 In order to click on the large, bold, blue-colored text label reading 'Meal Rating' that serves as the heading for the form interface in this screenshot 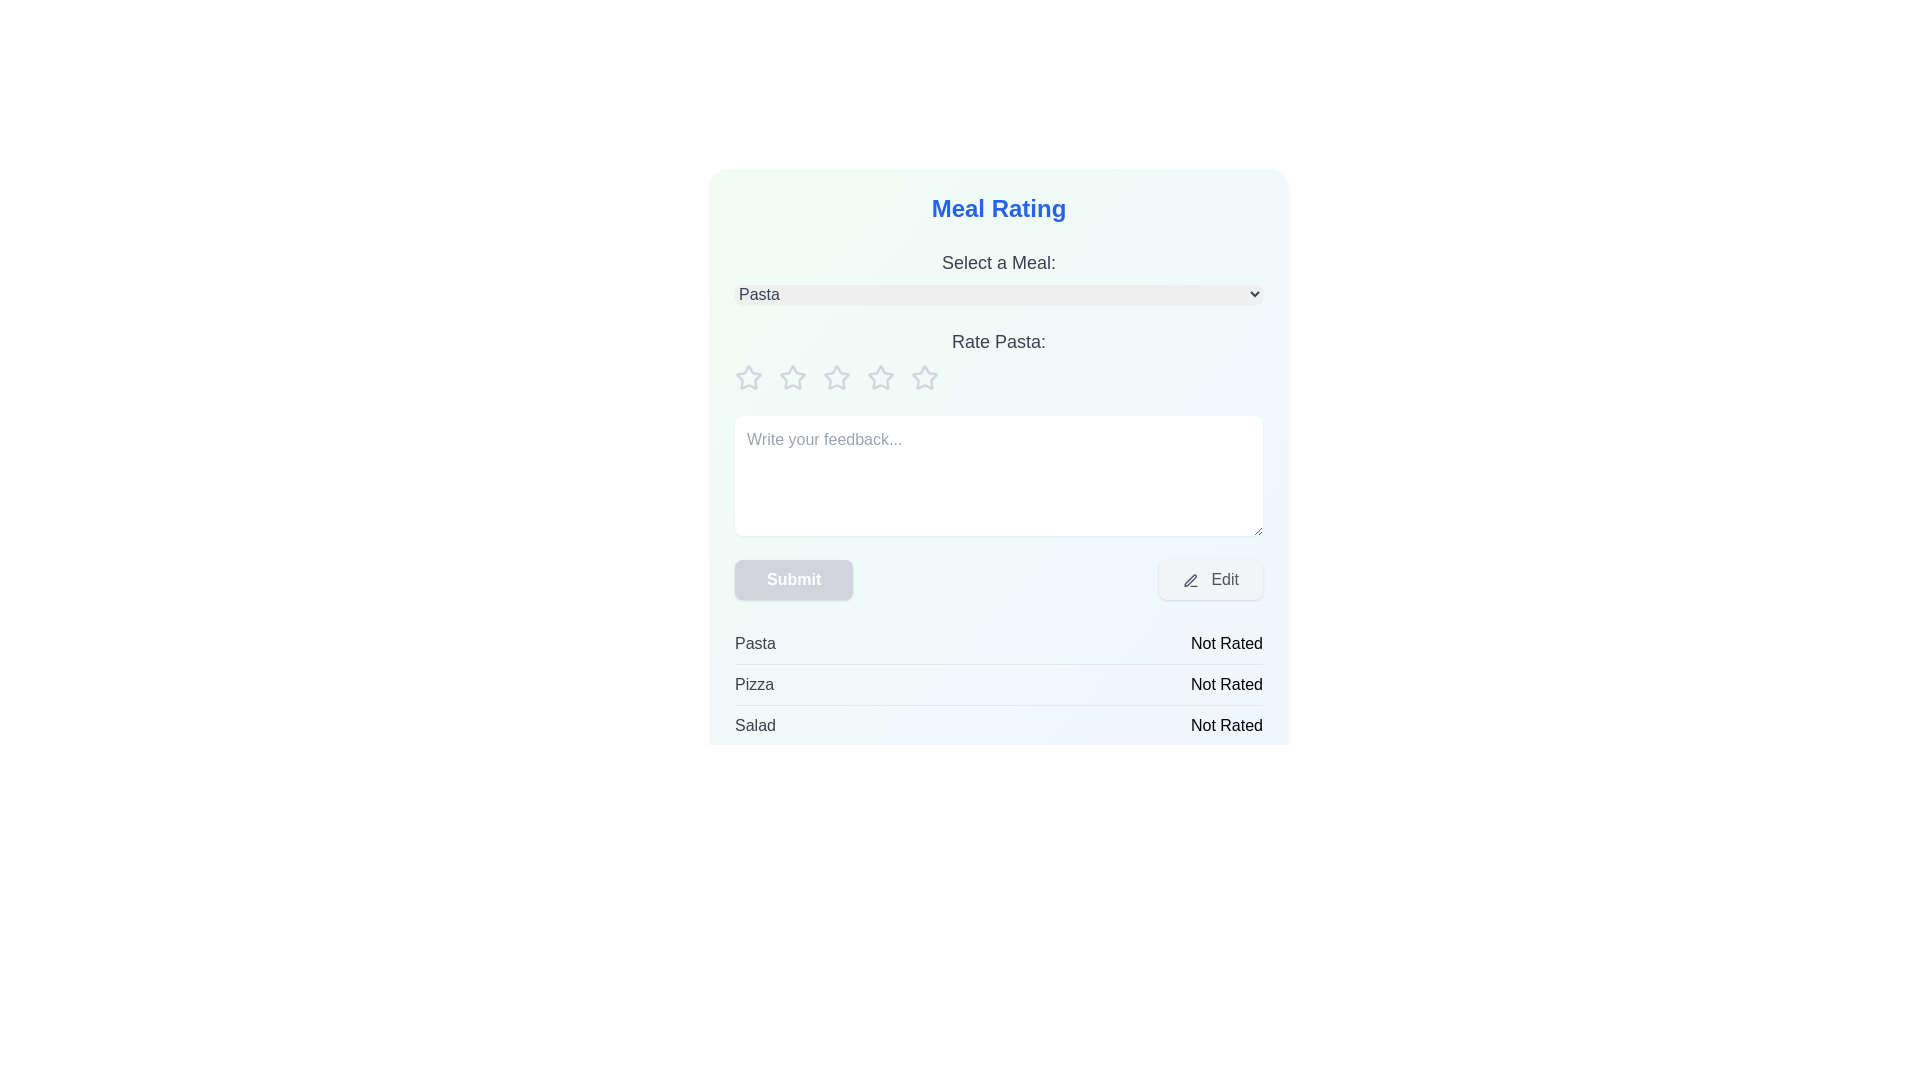, I will do `click(998, 208)`.